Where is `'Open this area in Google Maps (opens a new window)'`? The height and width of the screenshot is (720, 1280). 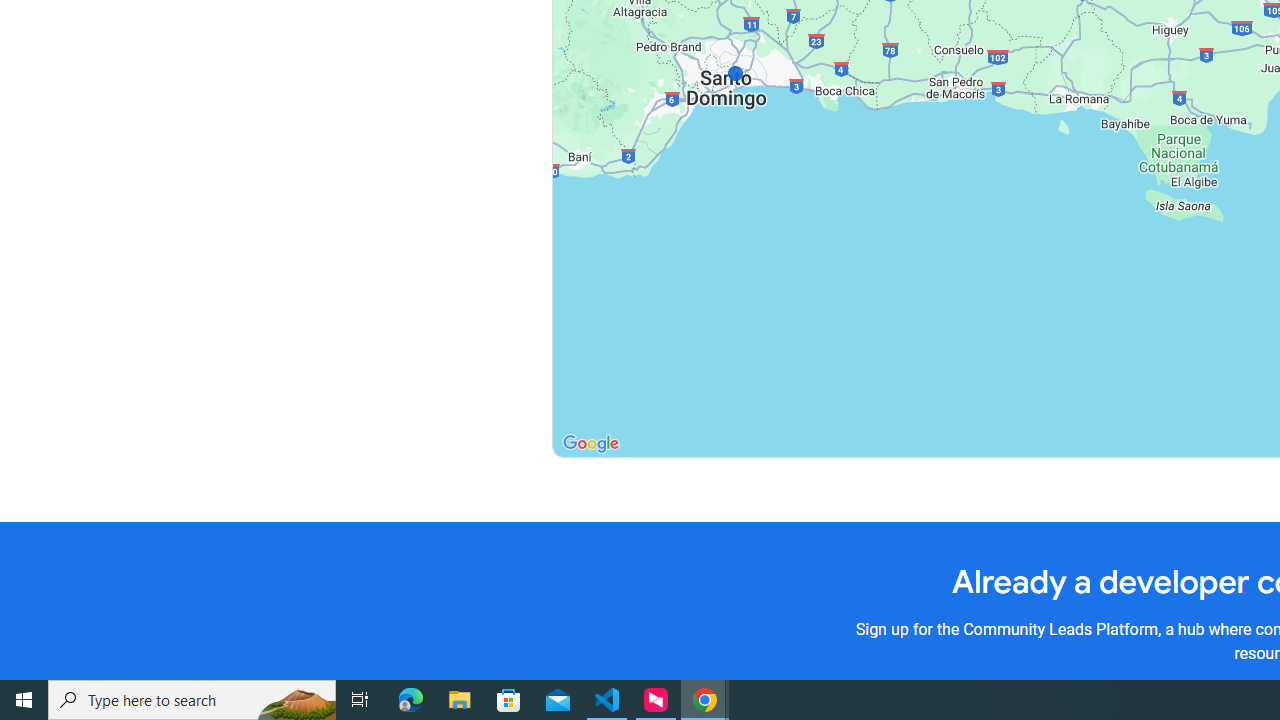 'Open this area in Google Maps (opens a new window)' is located at coordinates (589, 443).